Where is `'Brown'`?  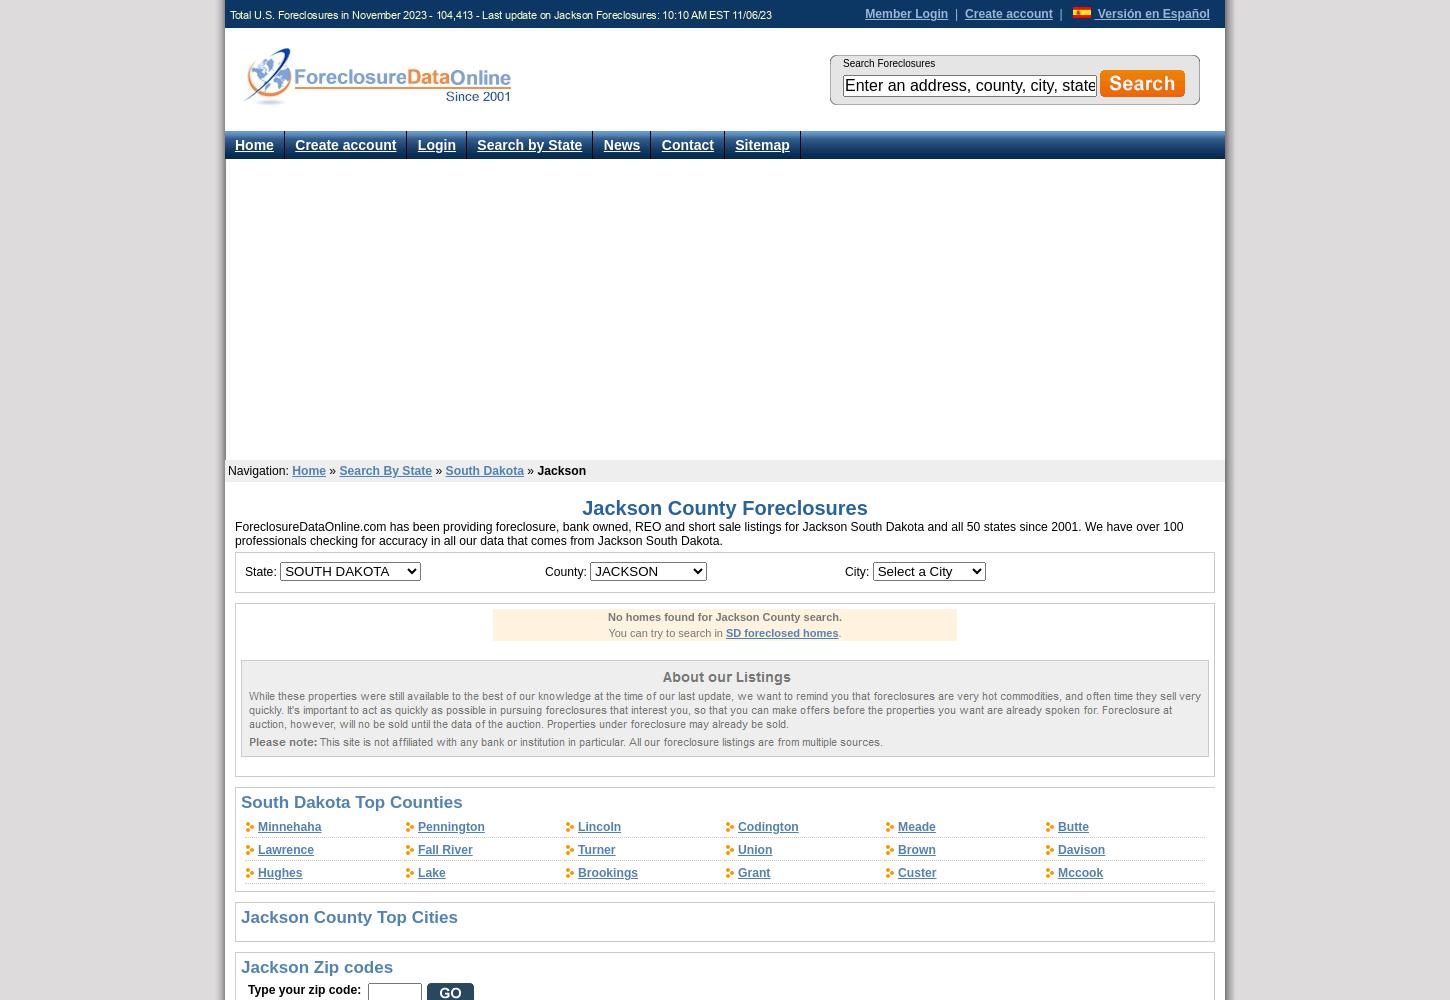
'Brown' is located at coordinates (915, 849).